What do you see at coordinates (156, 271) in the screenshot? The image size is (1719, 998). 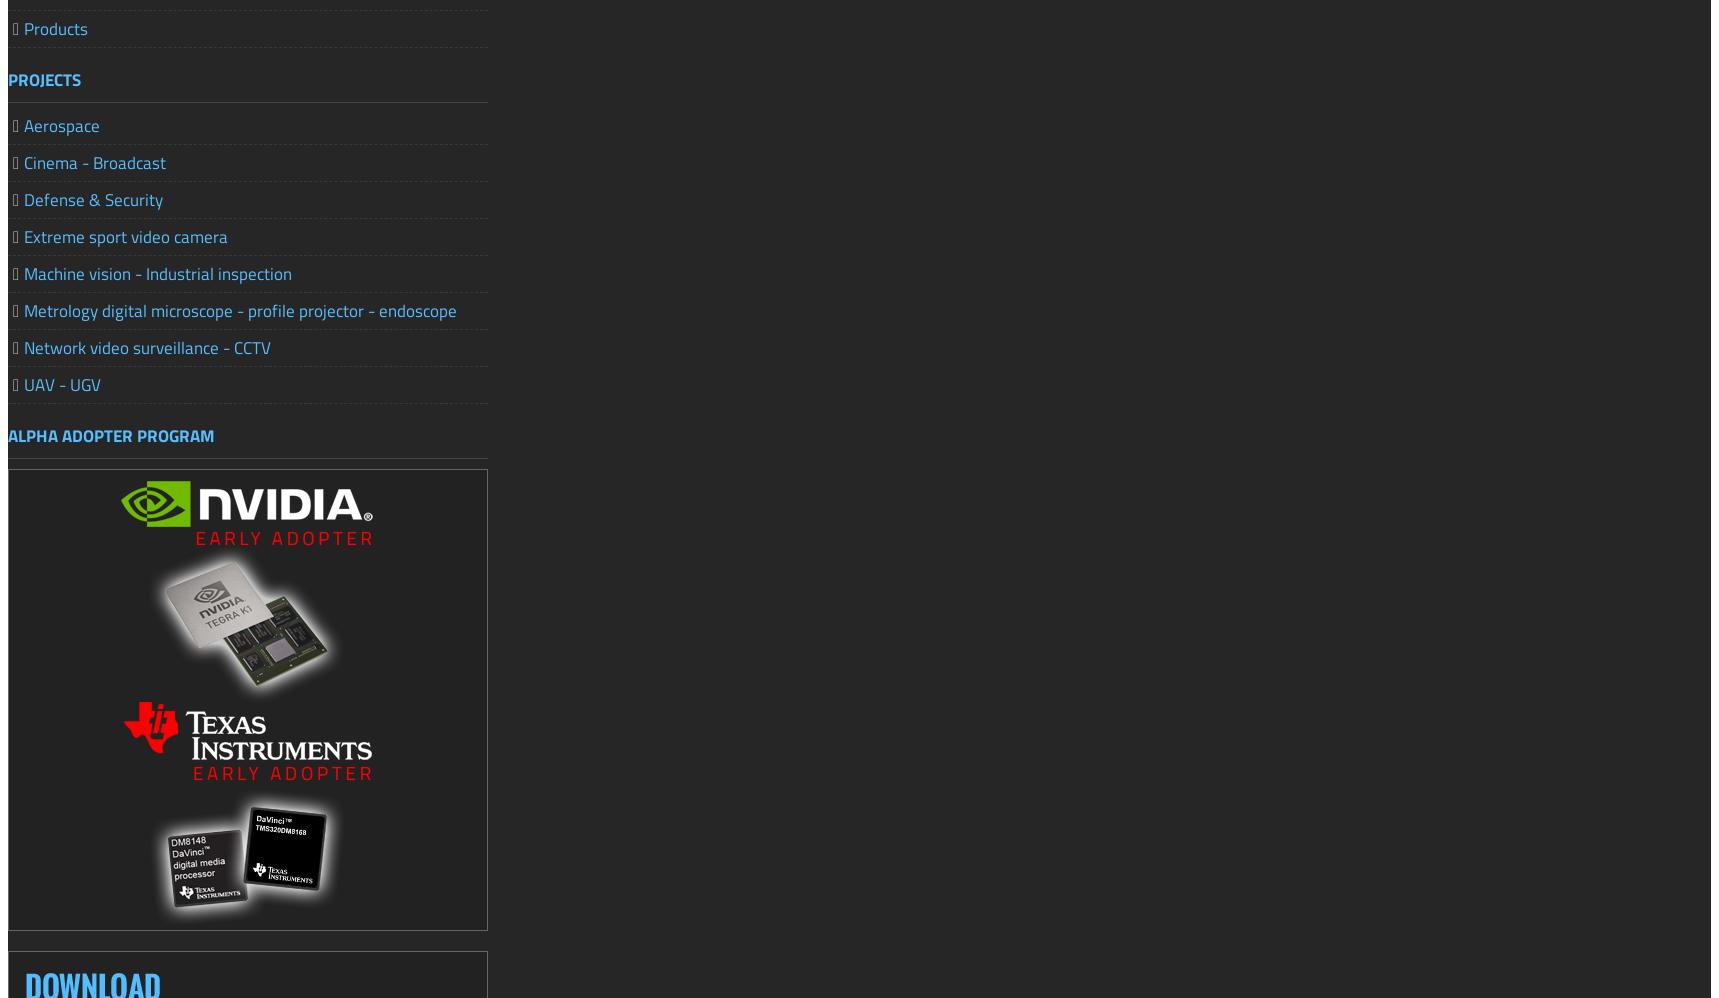 I see `'Machine vision - Industrial inspection'` at bounding box center [156, 271].